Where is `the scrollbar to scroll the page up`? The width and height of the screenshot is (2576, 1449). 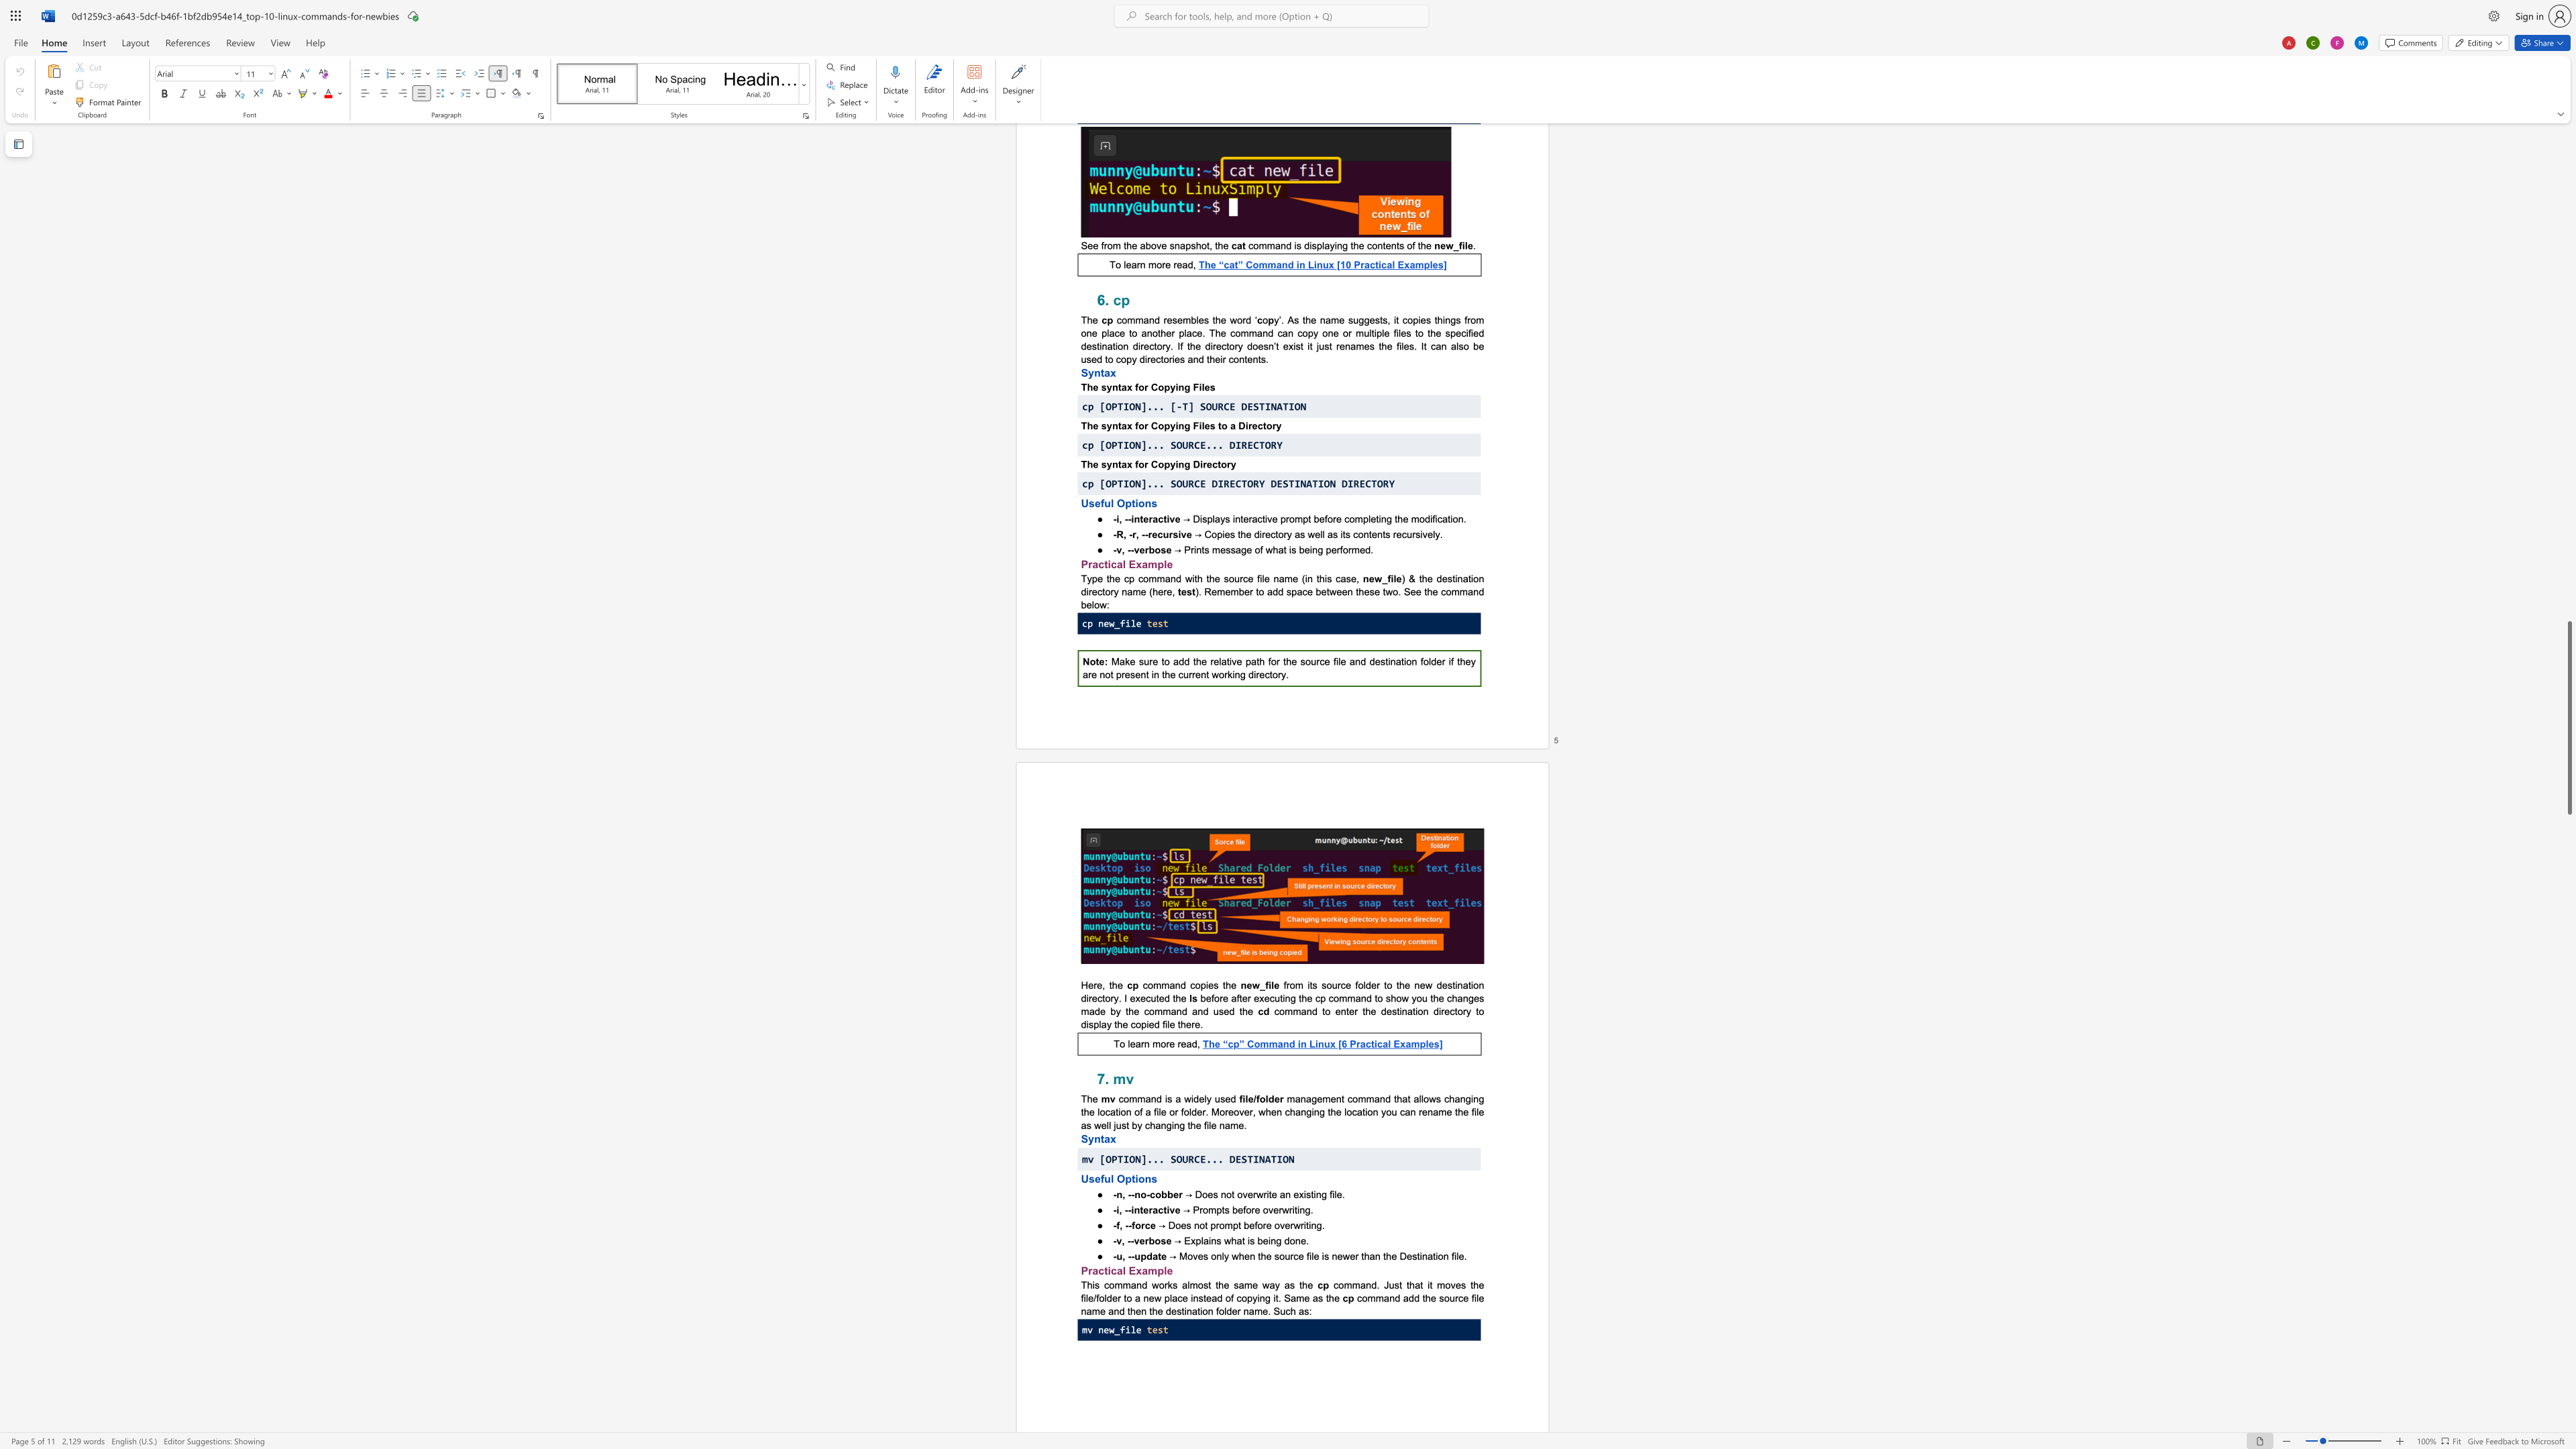
the scrollbar to scroll the page up is located at coordinates (2568, 186).